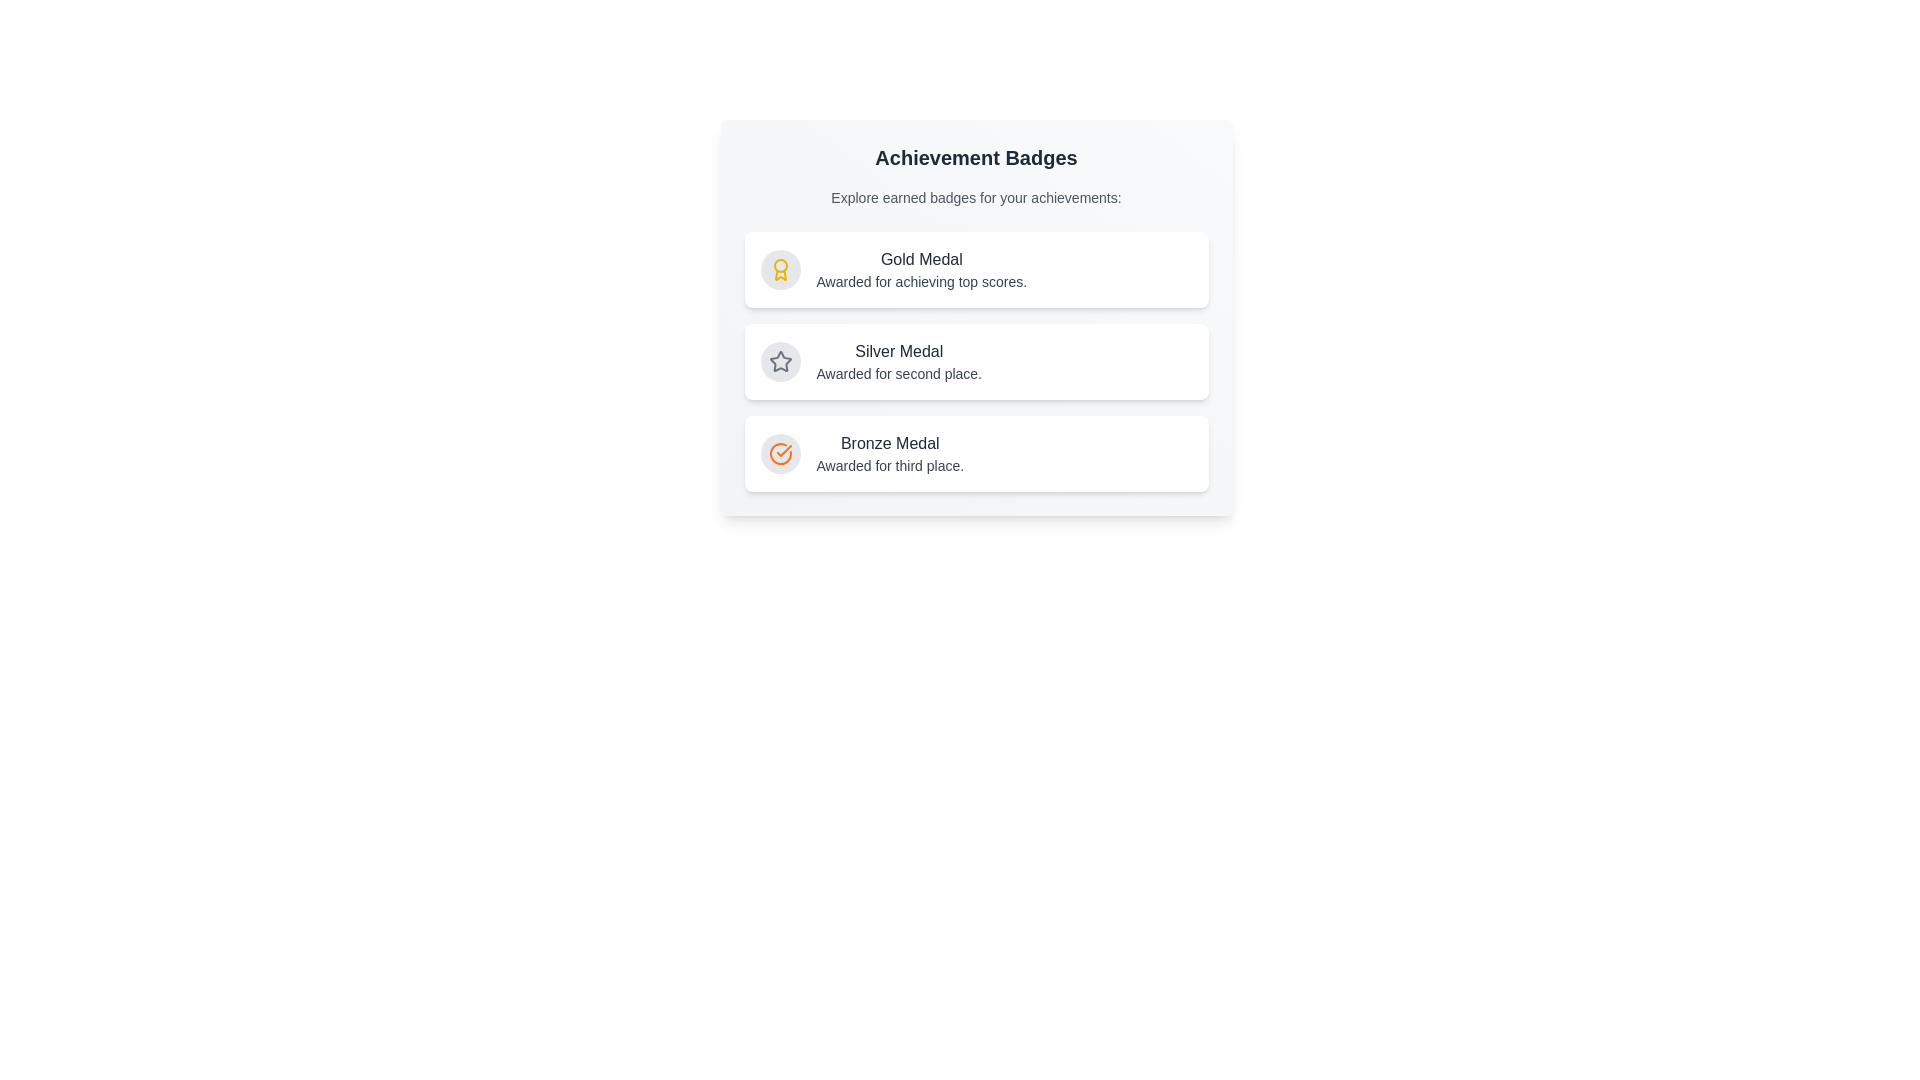 Image resolution: width=1920 pixels, height=1080 pixels. I want to click on the Header that provides information about the gold medal achievement, which is the first card among three in the vertical list, so click(920, 270).